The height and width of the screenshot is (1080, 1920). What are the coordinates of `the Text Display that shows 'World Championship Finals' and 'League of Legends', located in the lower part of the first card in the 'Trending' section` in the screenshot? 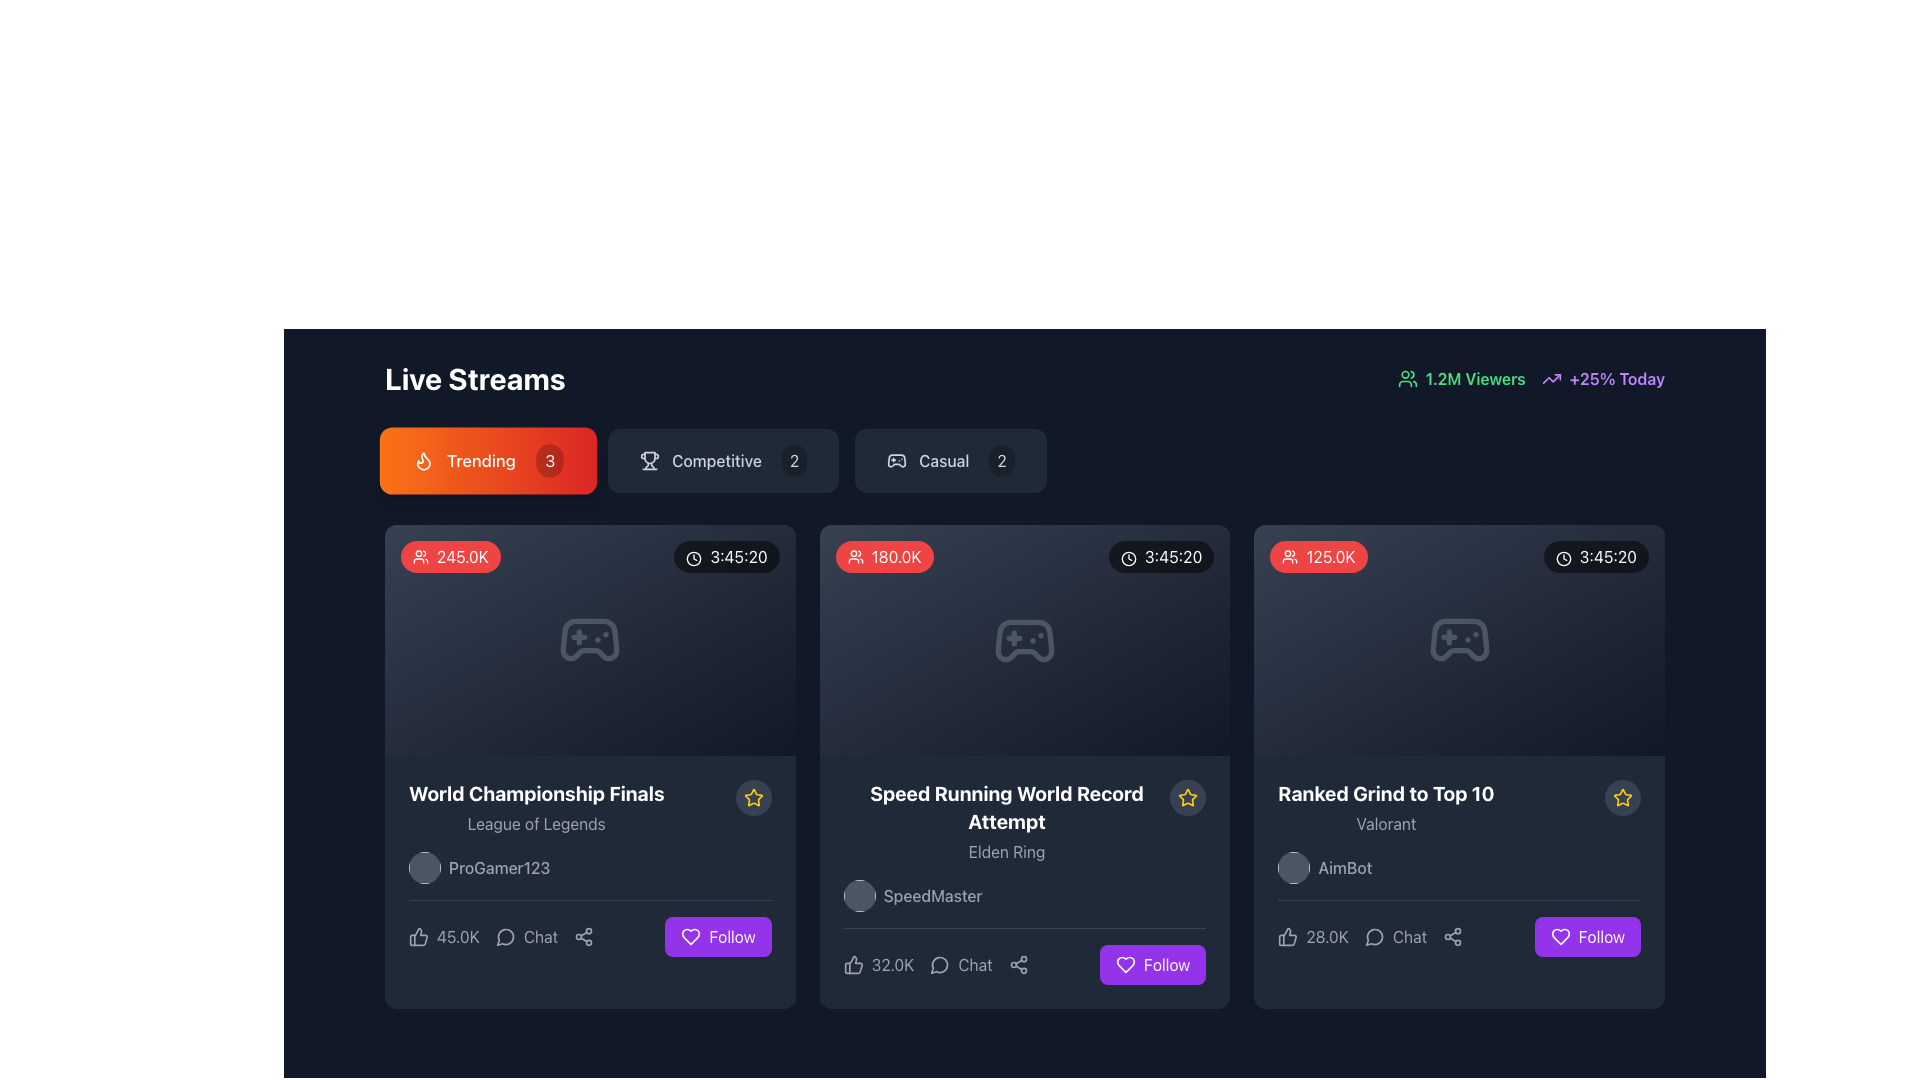 It's located at (536, 806).